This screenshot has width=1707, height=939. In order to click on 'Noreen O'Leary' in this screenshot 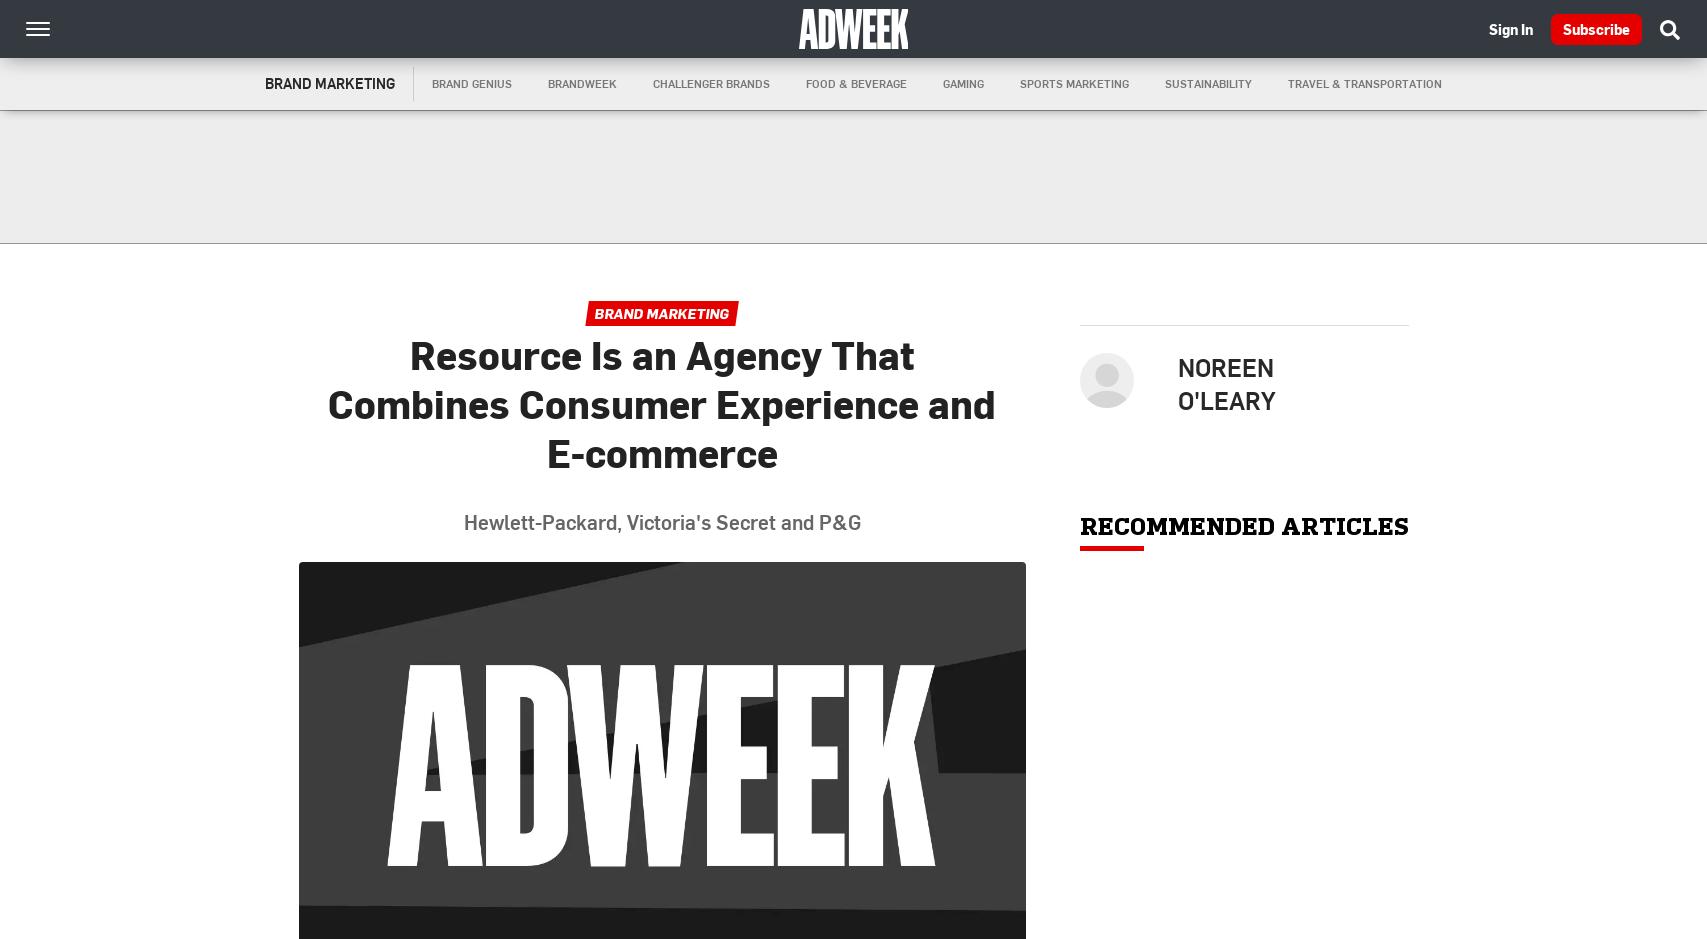, I will do `click(1175, 383)`.